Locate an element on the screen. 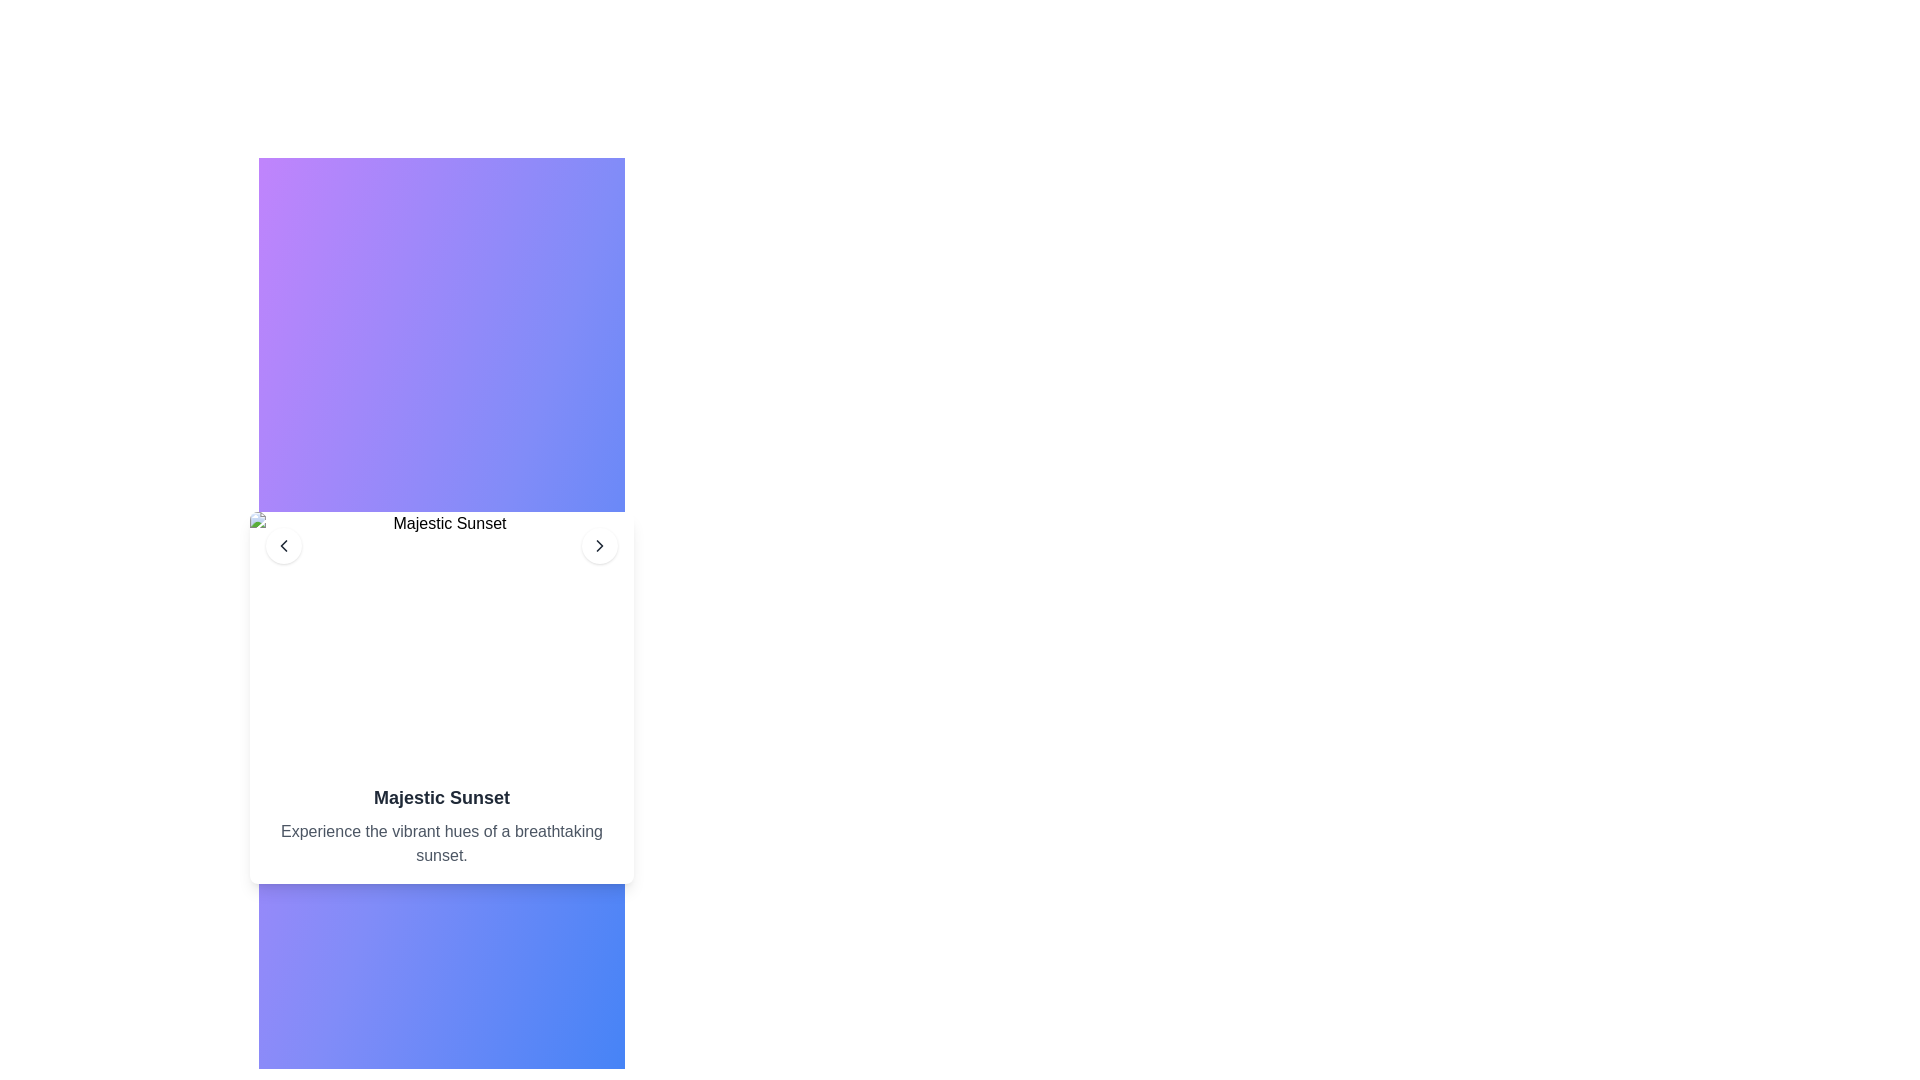 The width and height of the screenshot is (1920, 1080). the Chevron navigation icon within the circular button located at the top-right corner of the card interface is located at coordinates (599, 546).